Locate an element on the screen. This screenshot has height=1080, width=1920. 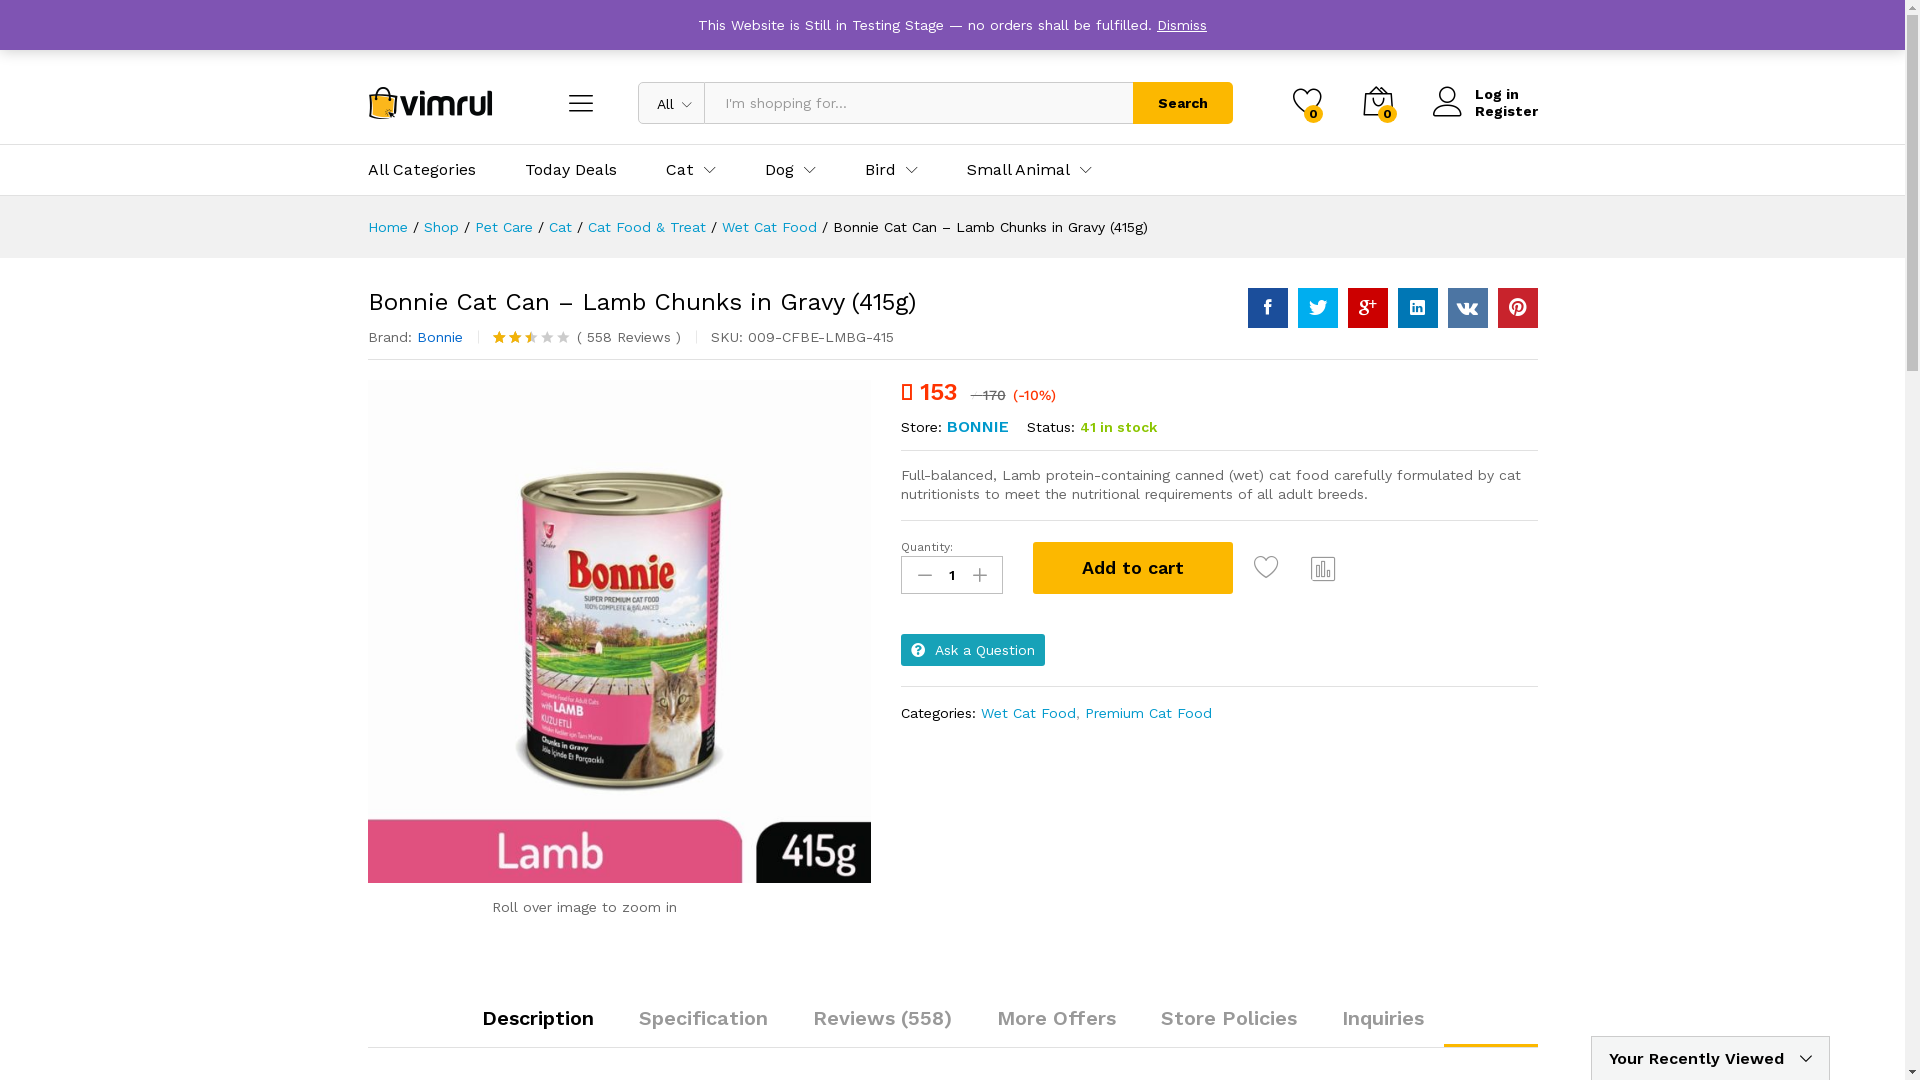
'Add to wishlist' is located at coordinates (1251, 567).